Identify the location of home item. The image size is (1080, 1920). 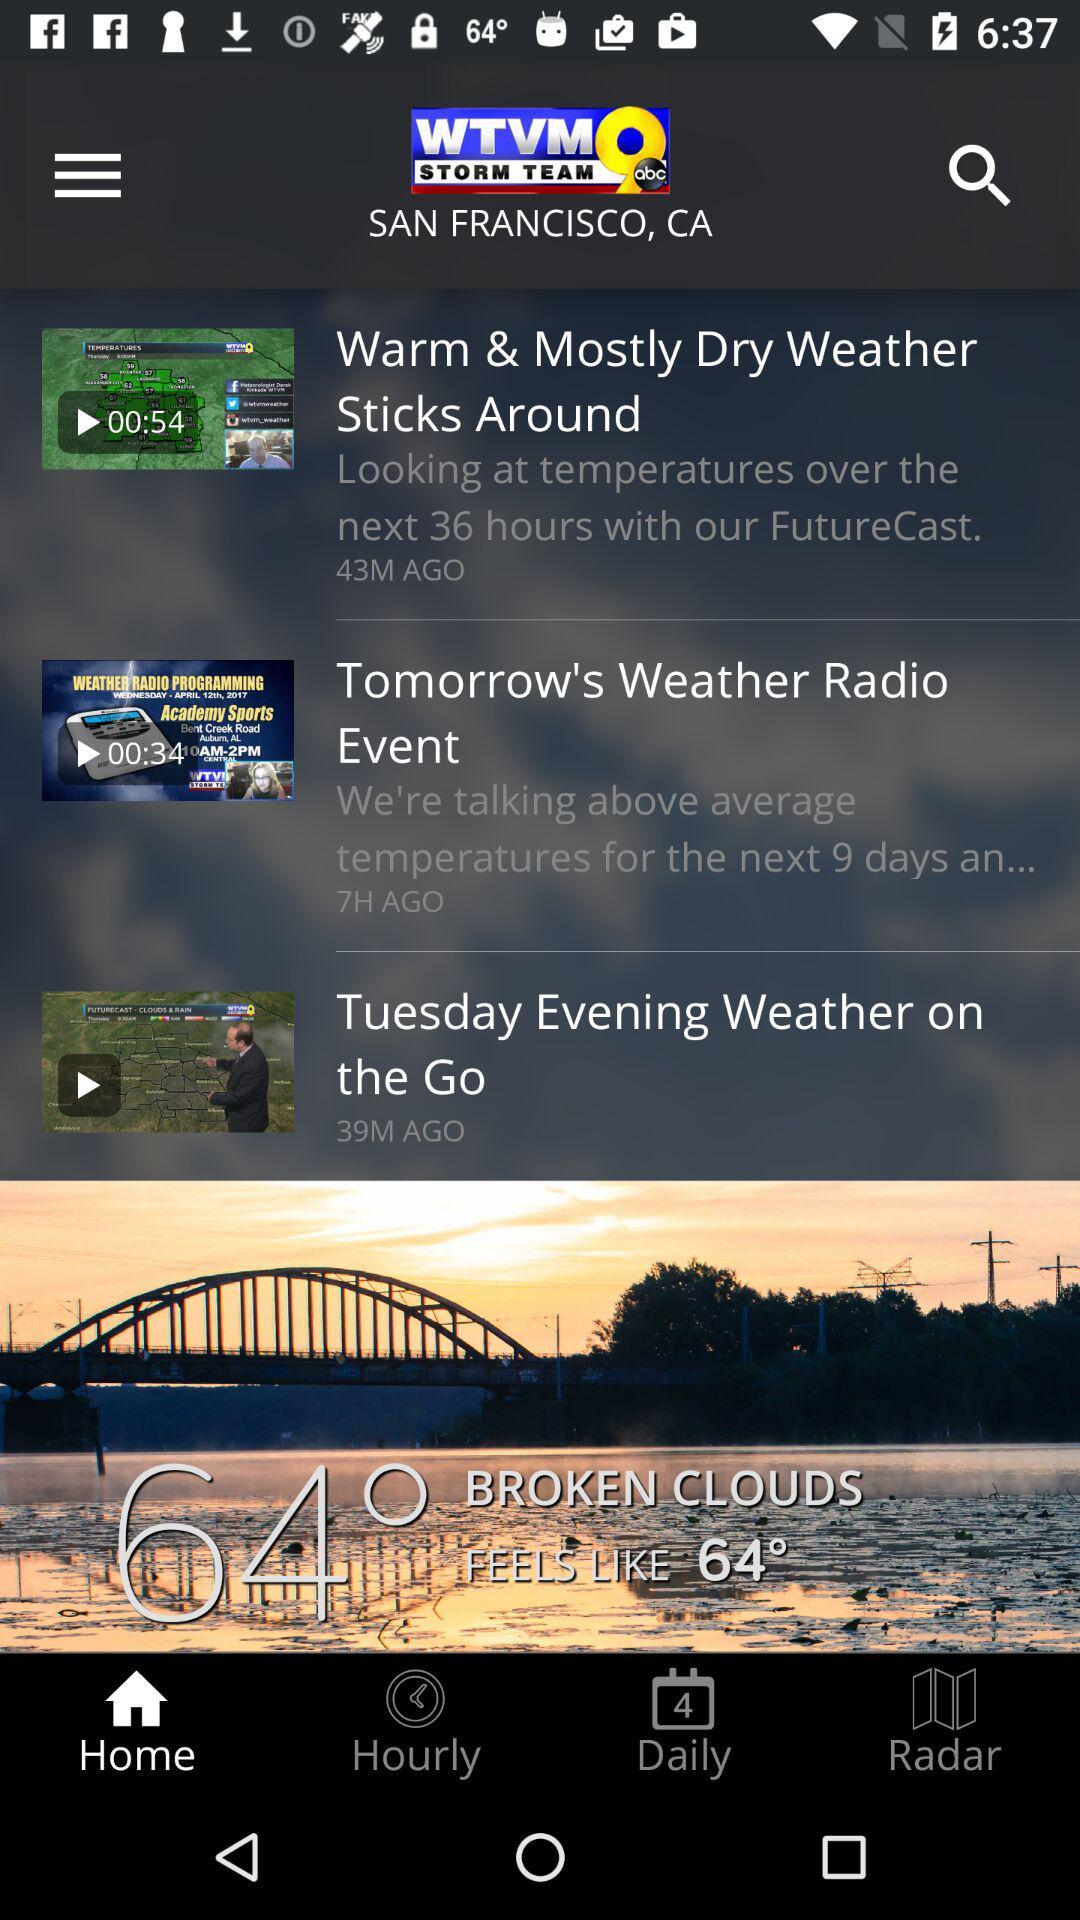
(135, 1722).